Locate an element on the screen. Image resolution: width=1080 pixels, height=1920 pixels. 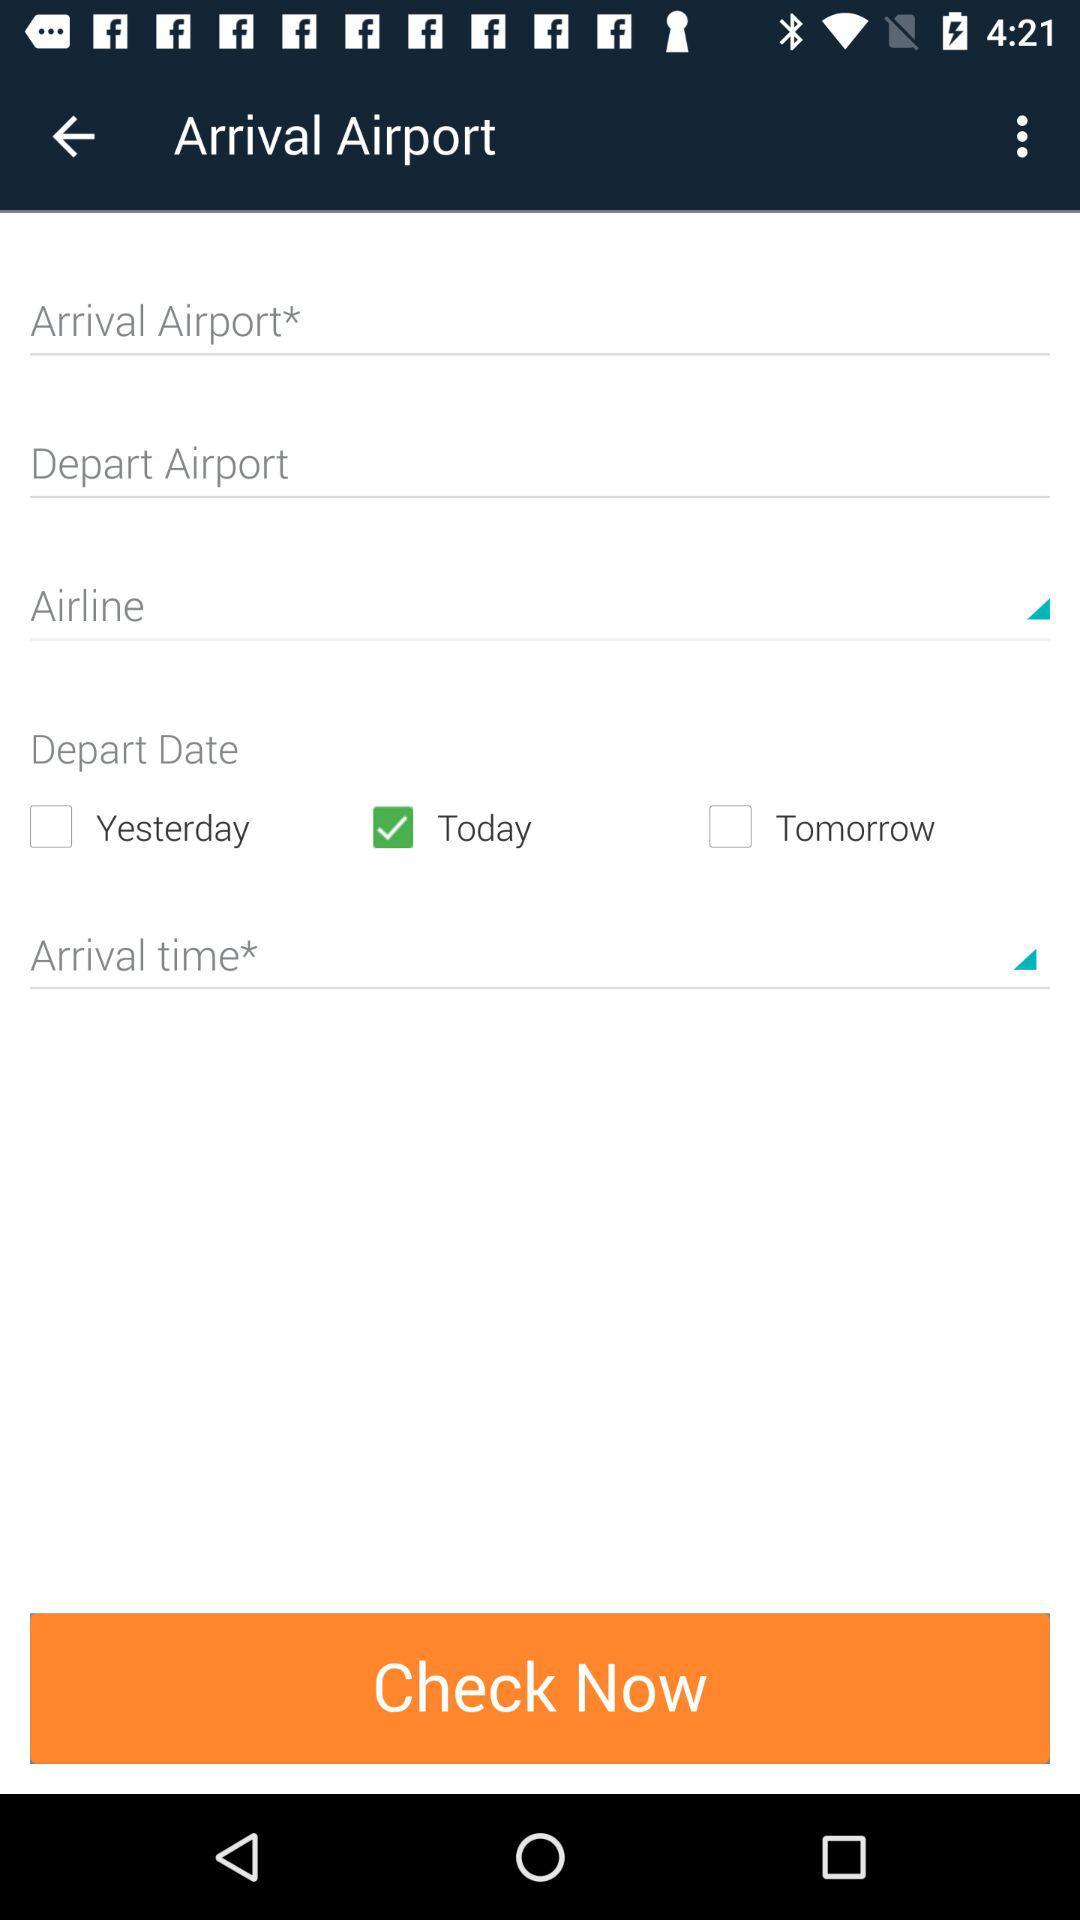
choose airline is located at coordinates (540, 613).